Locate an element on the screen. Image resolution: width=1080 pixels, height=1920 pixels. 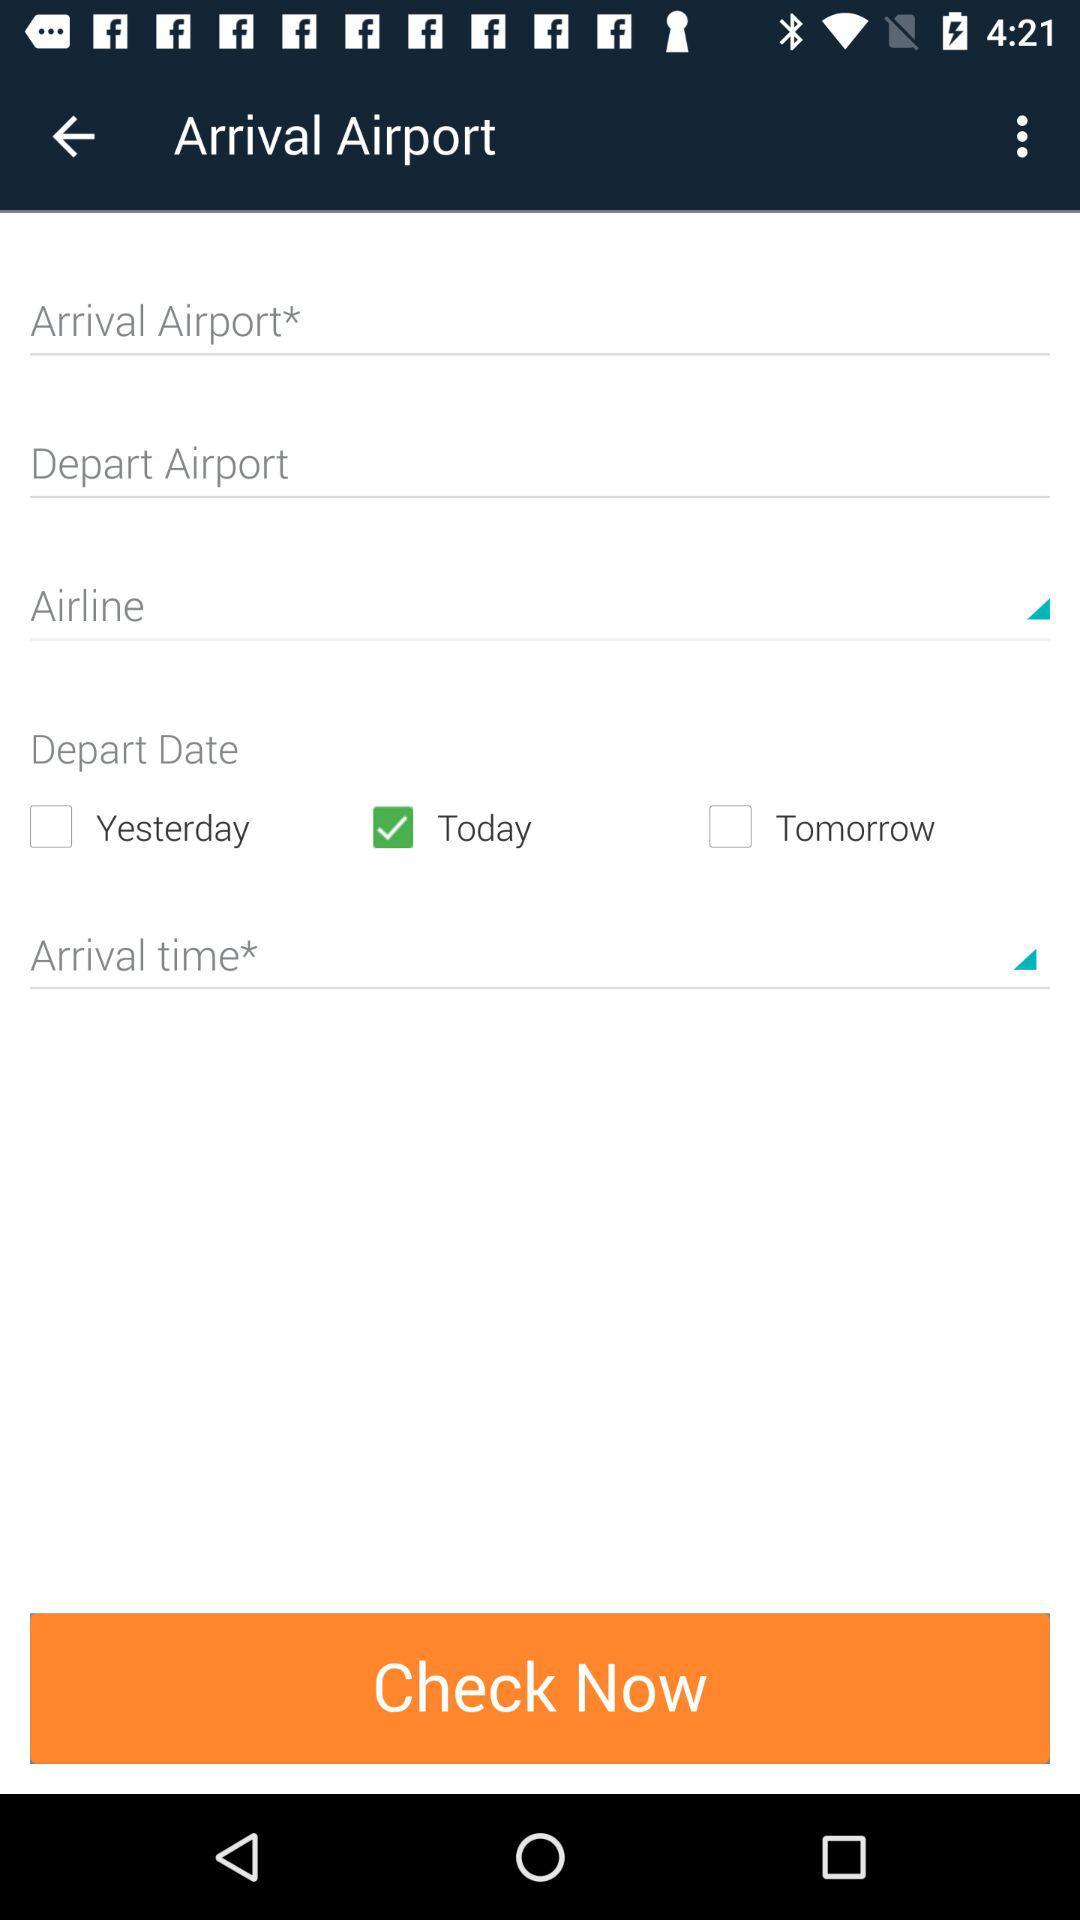
choose airline is located at coordinates (540, 613).